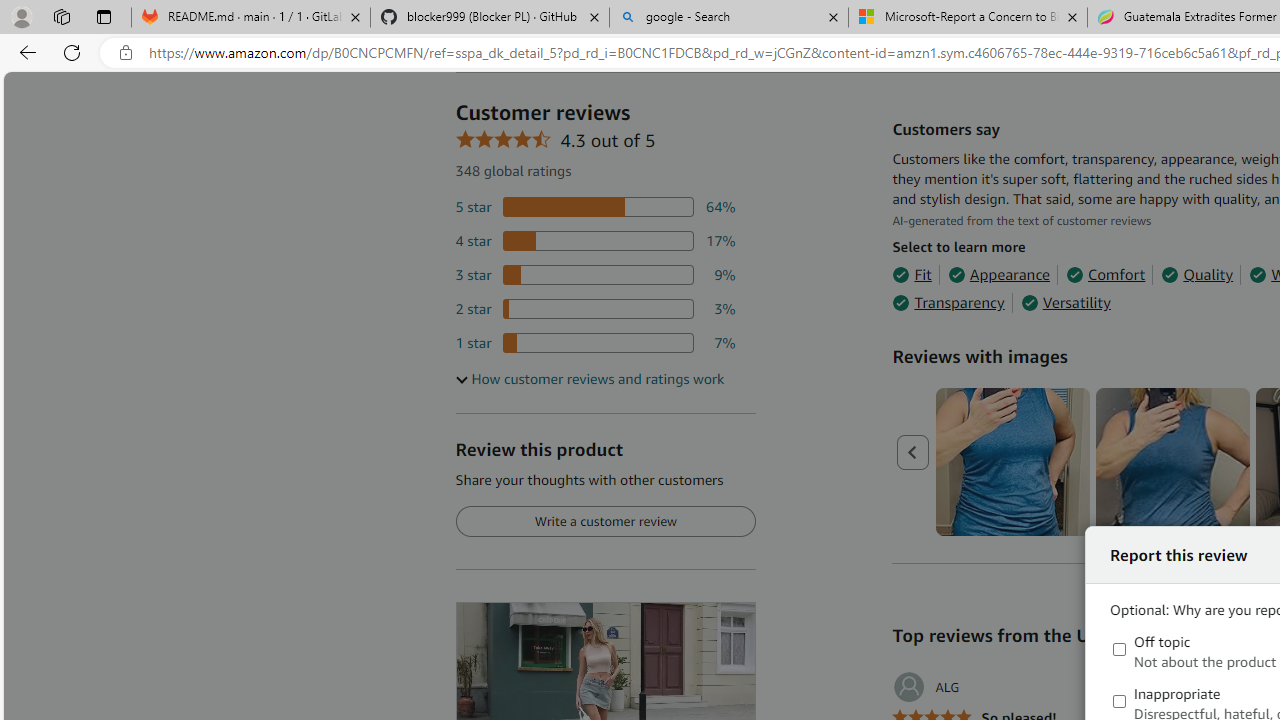  Describe the element at coordinates (728, 17) in the screenshot. I see `'google - Search'` at that location.